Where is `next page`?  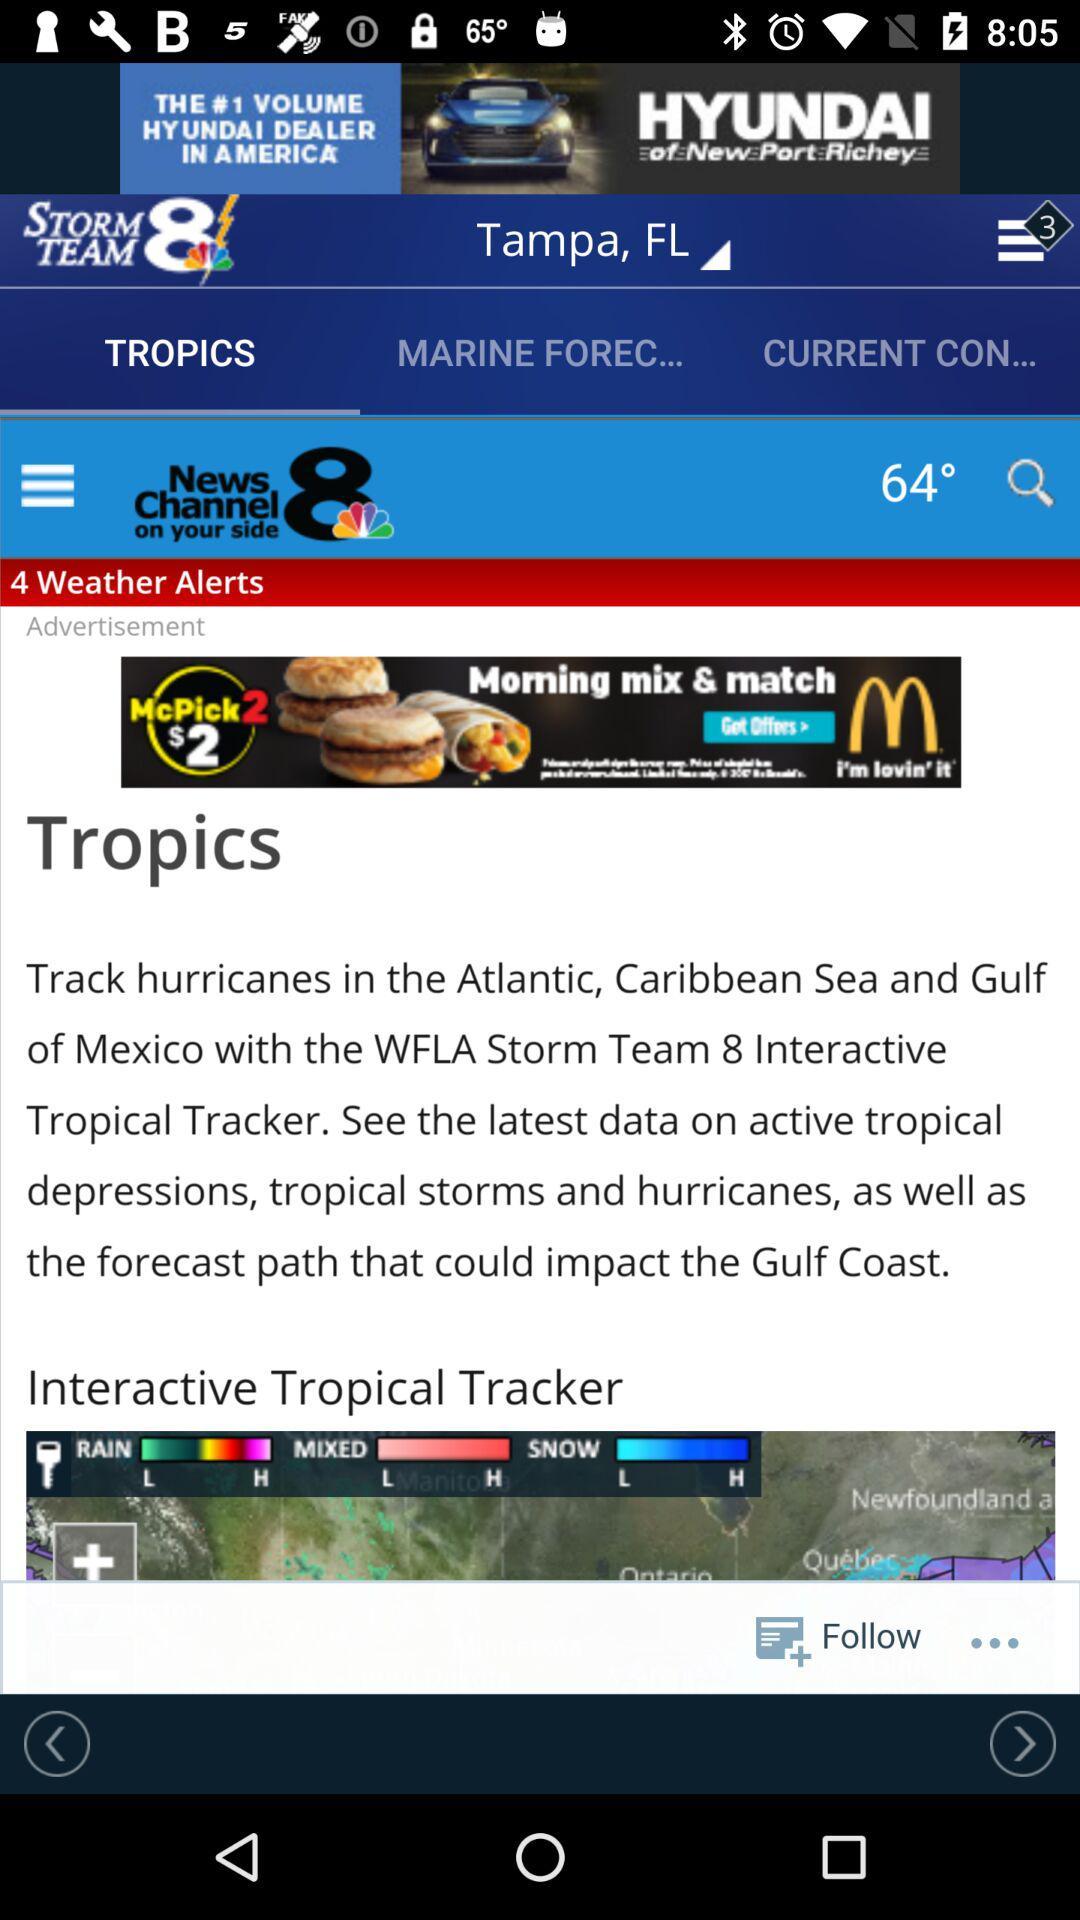
next page is located at coordinates (1022, 1742).